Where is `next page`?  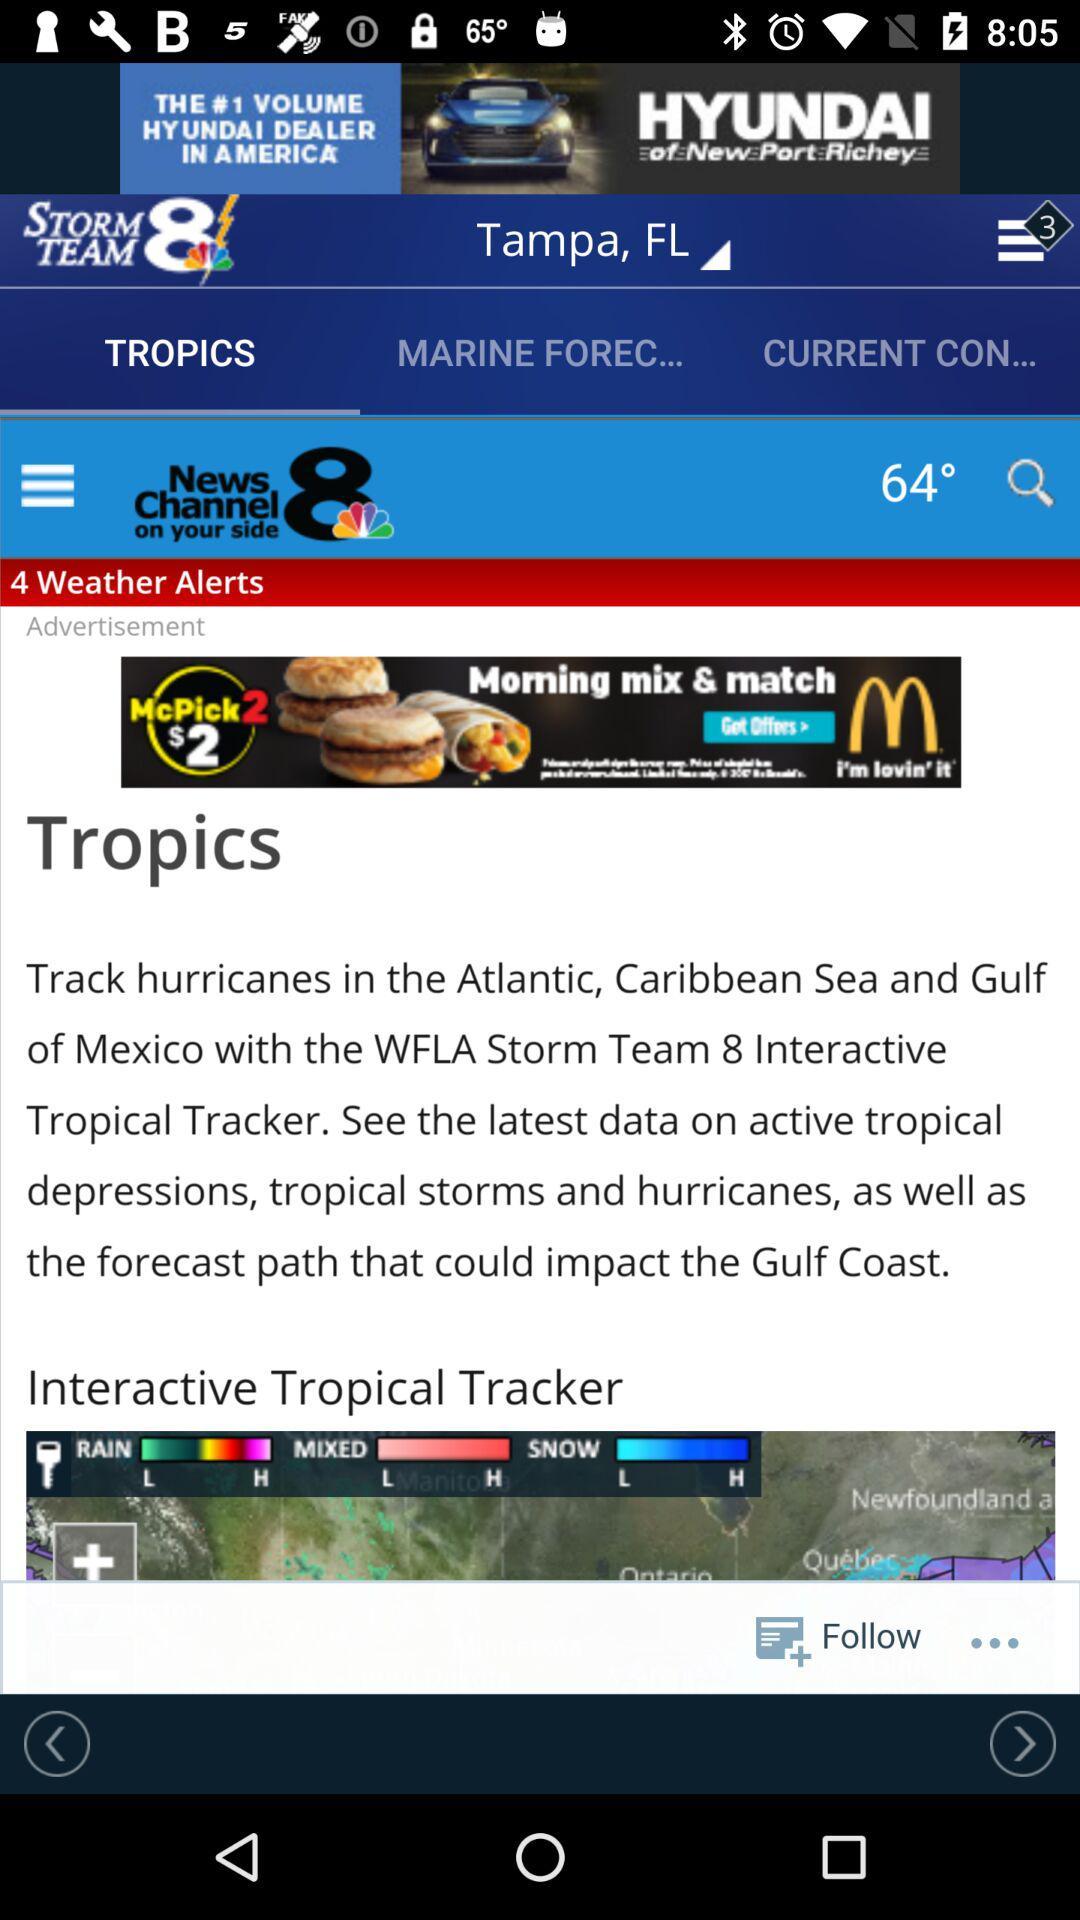
next page is located at coordinates (1022, 1742).